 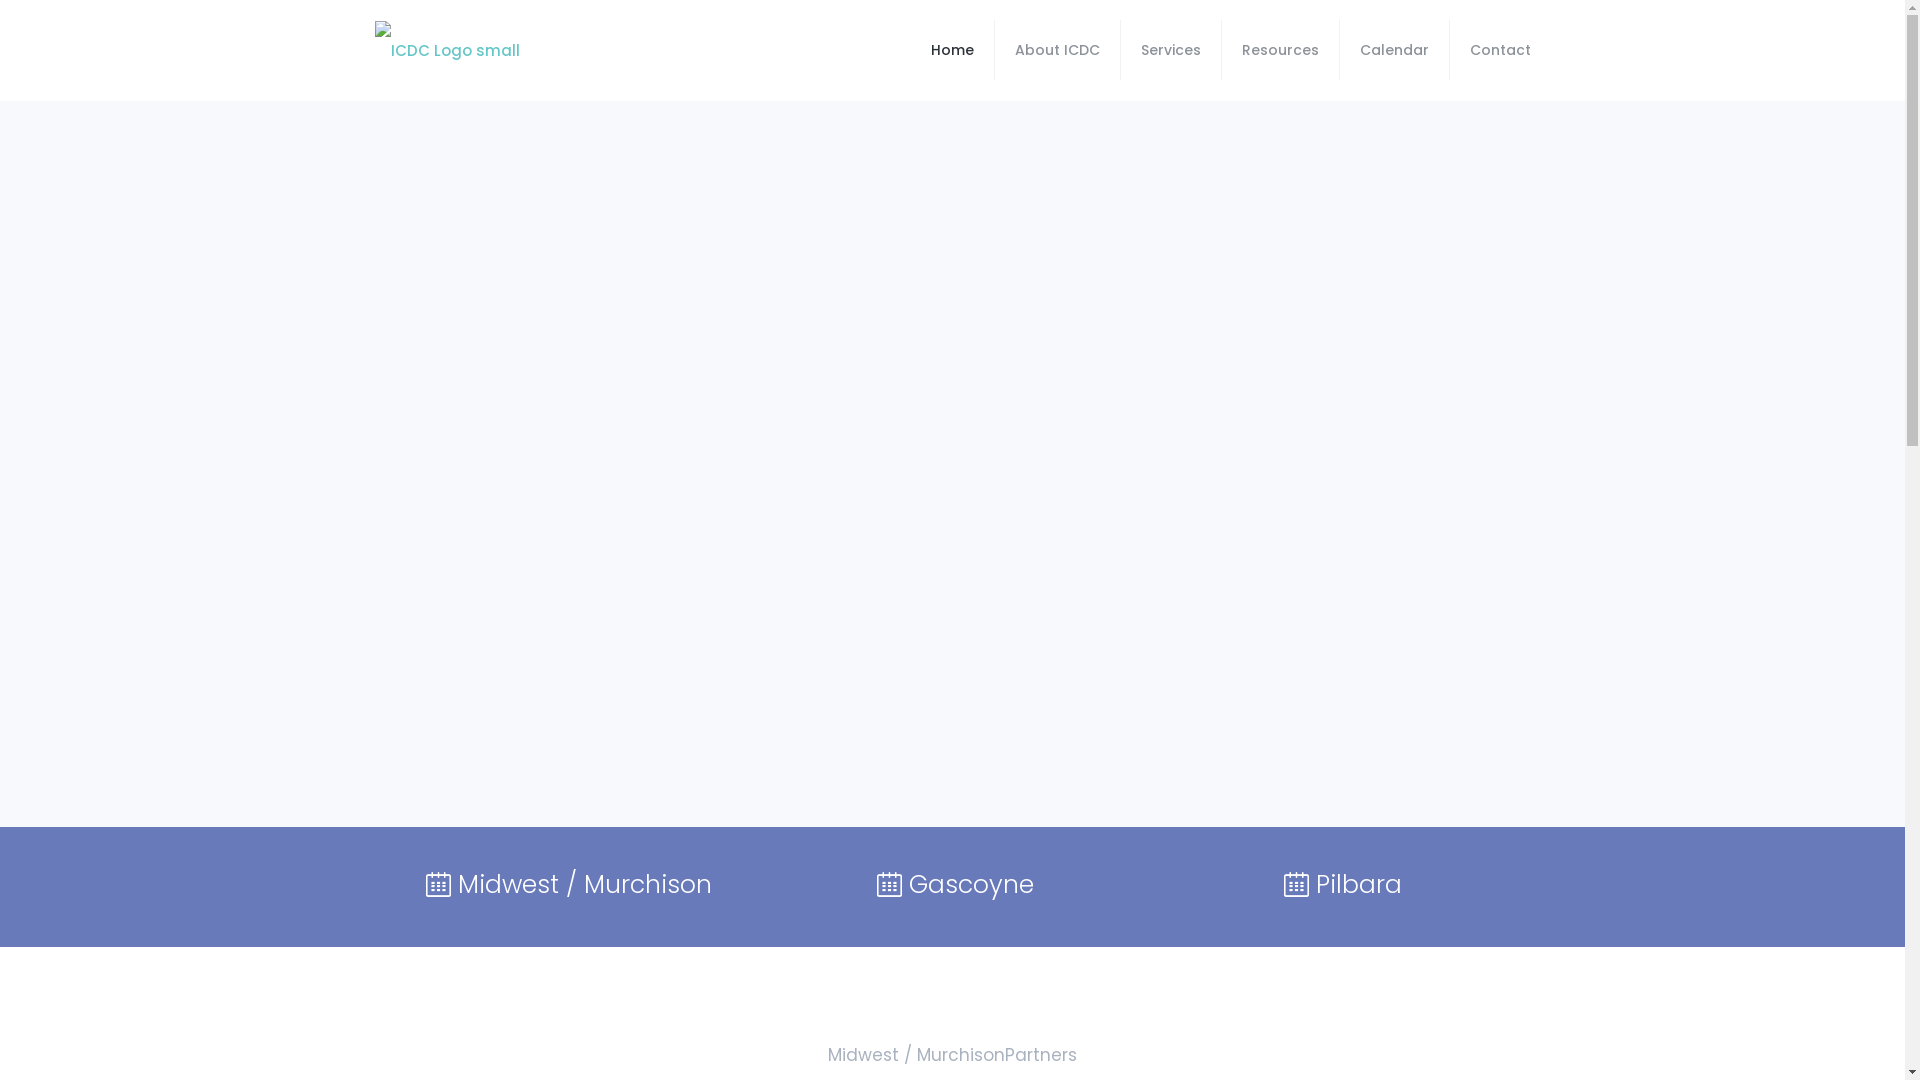 What do you see at coordinates (1221, 49) in the screenshot?
I see `'Resources'` at bounding box center [1221, 49].